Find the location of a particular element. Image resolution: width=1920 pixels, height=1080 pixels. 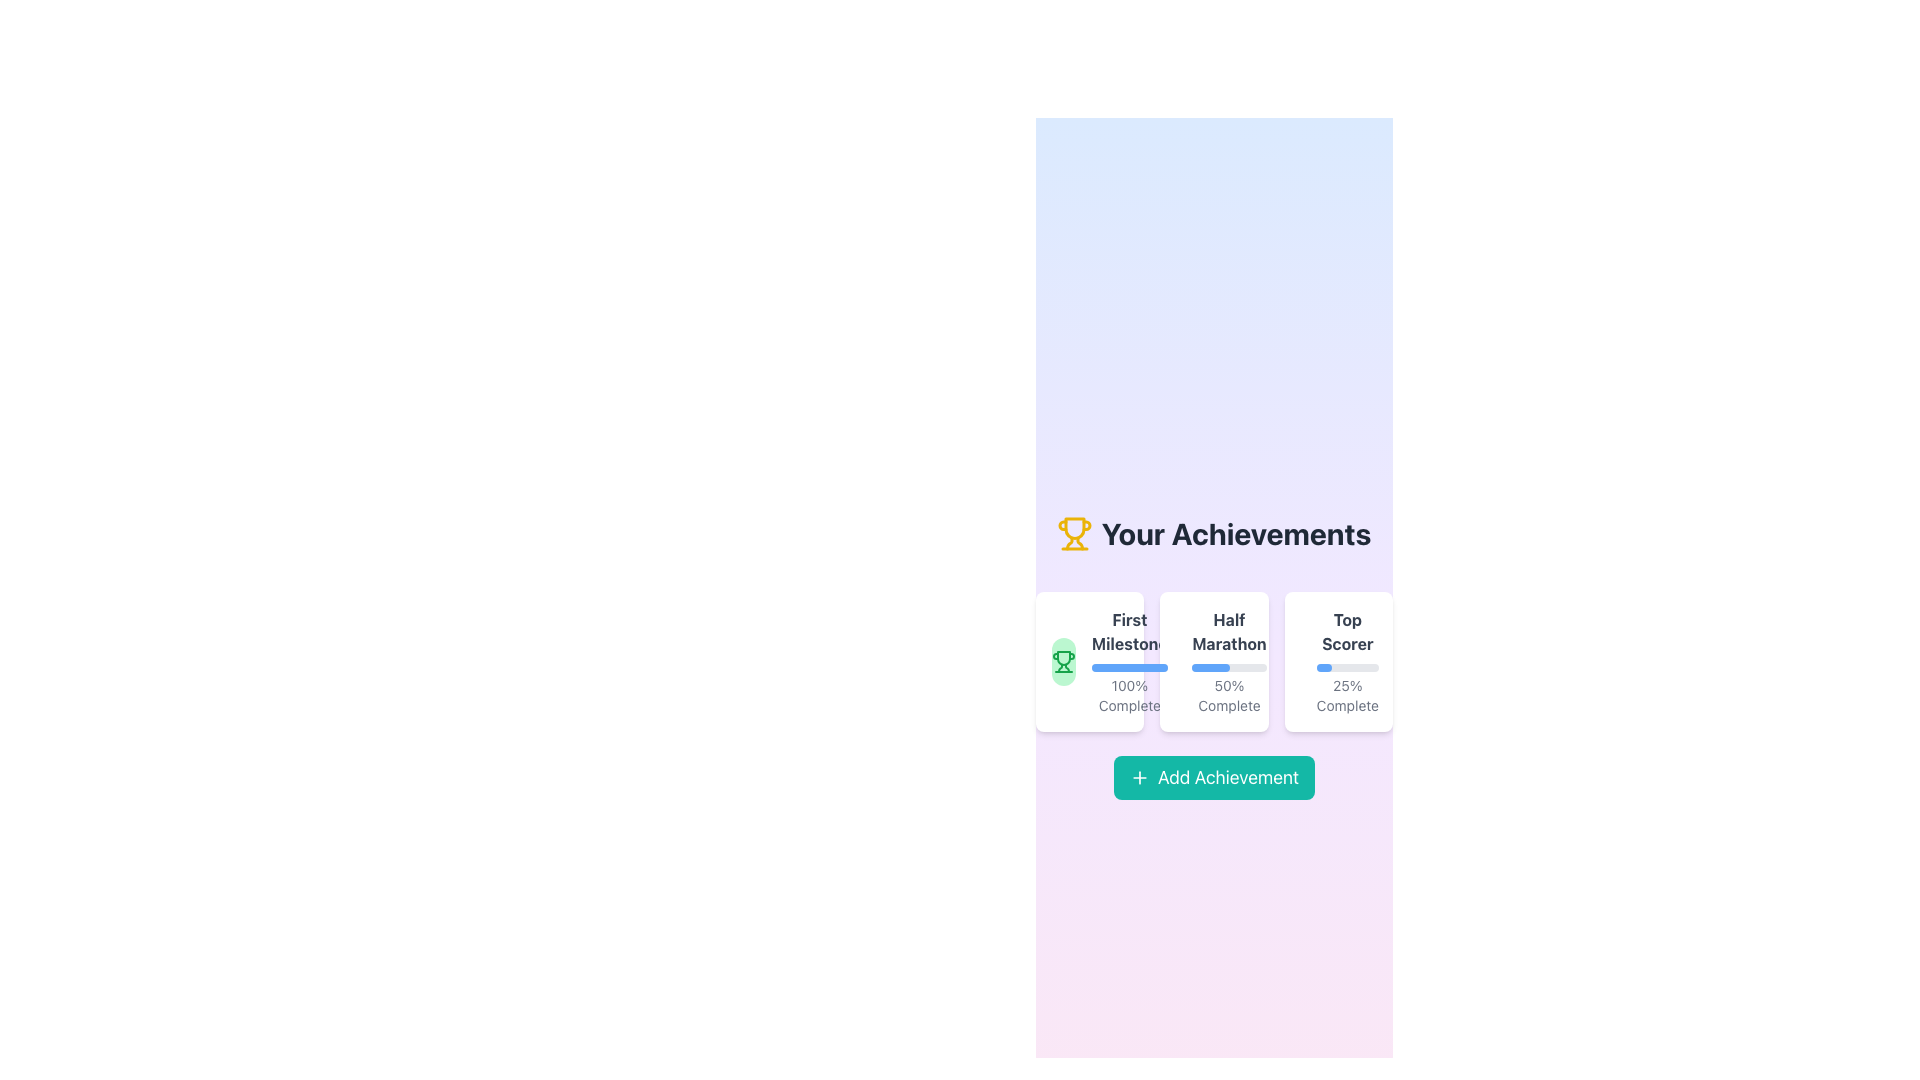

the 'First Milestone' achievement icon, which is a green trophy symbol located in the leftmost card under the 'Your Achievements' heading is located at coordinates (1063, 662).